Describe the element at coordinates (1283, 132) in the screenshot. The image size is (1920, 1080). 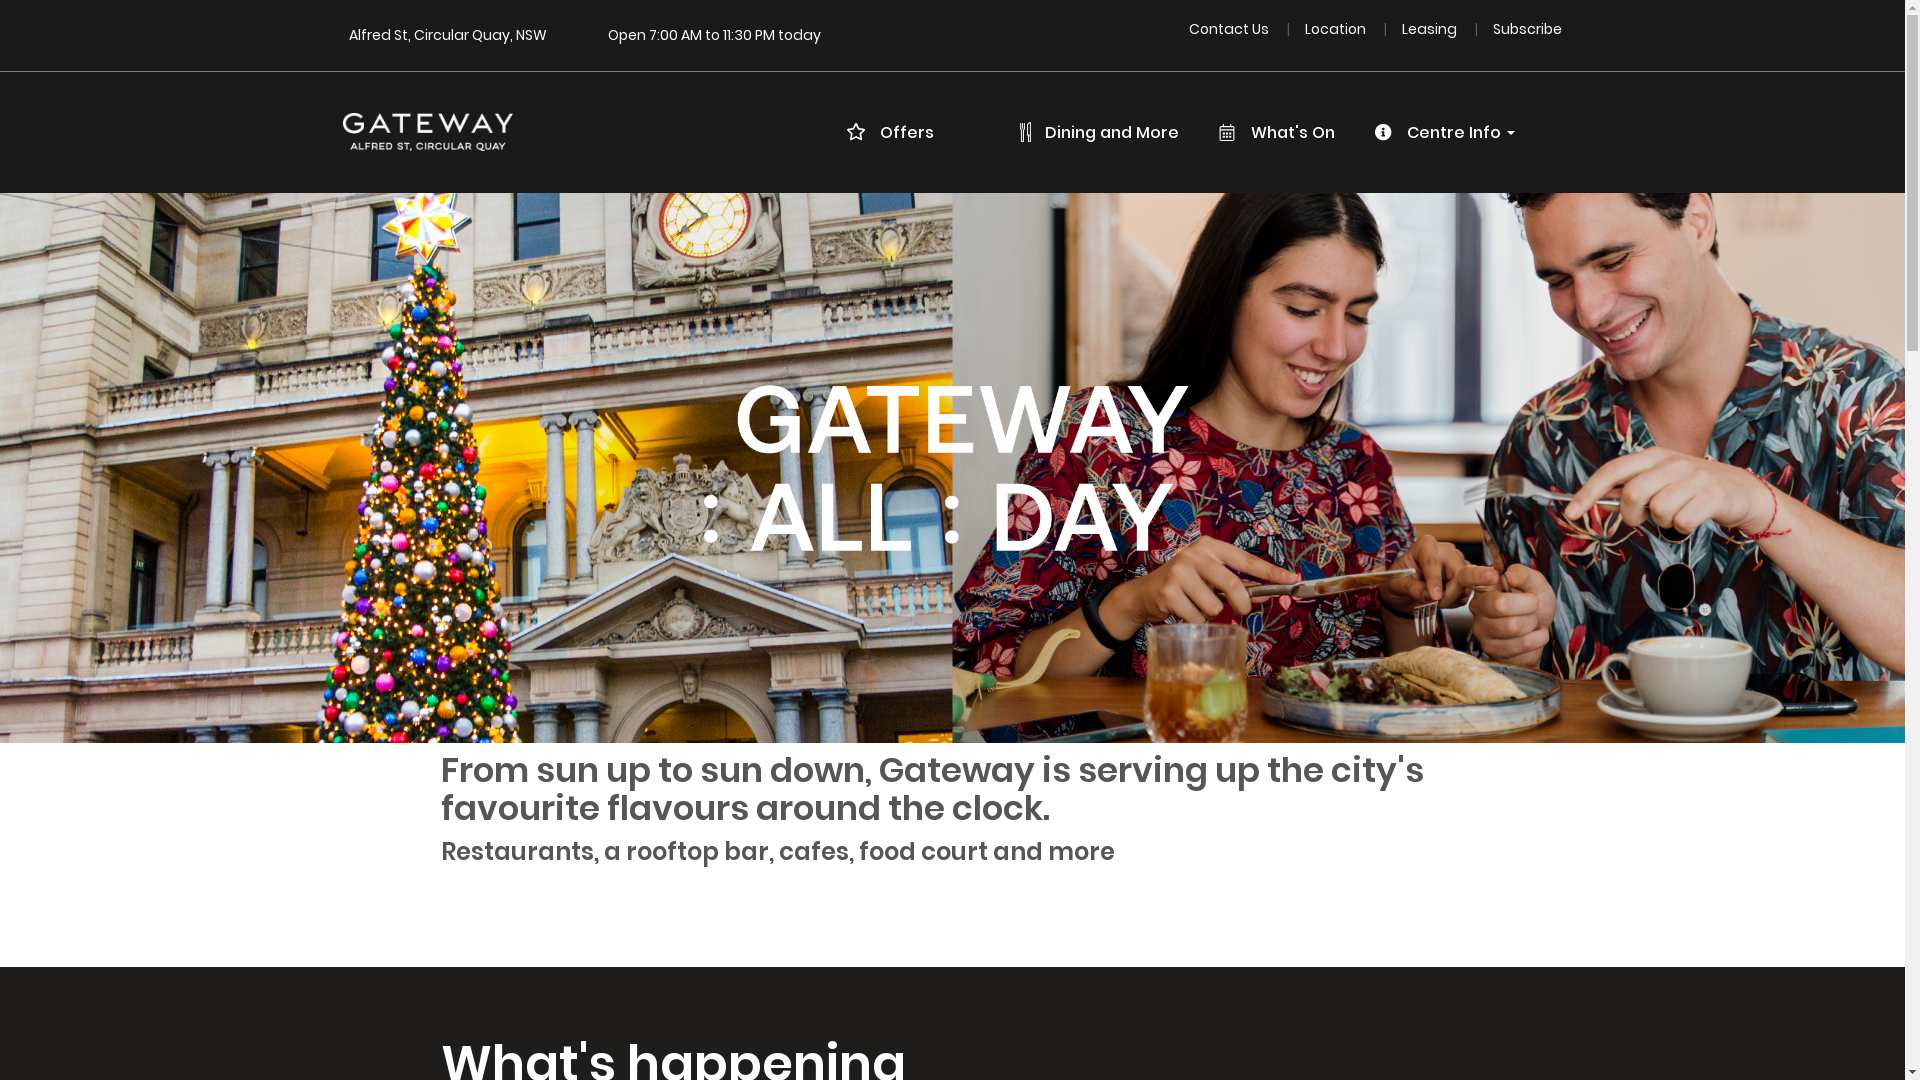
I see `'What's On'` at that location.